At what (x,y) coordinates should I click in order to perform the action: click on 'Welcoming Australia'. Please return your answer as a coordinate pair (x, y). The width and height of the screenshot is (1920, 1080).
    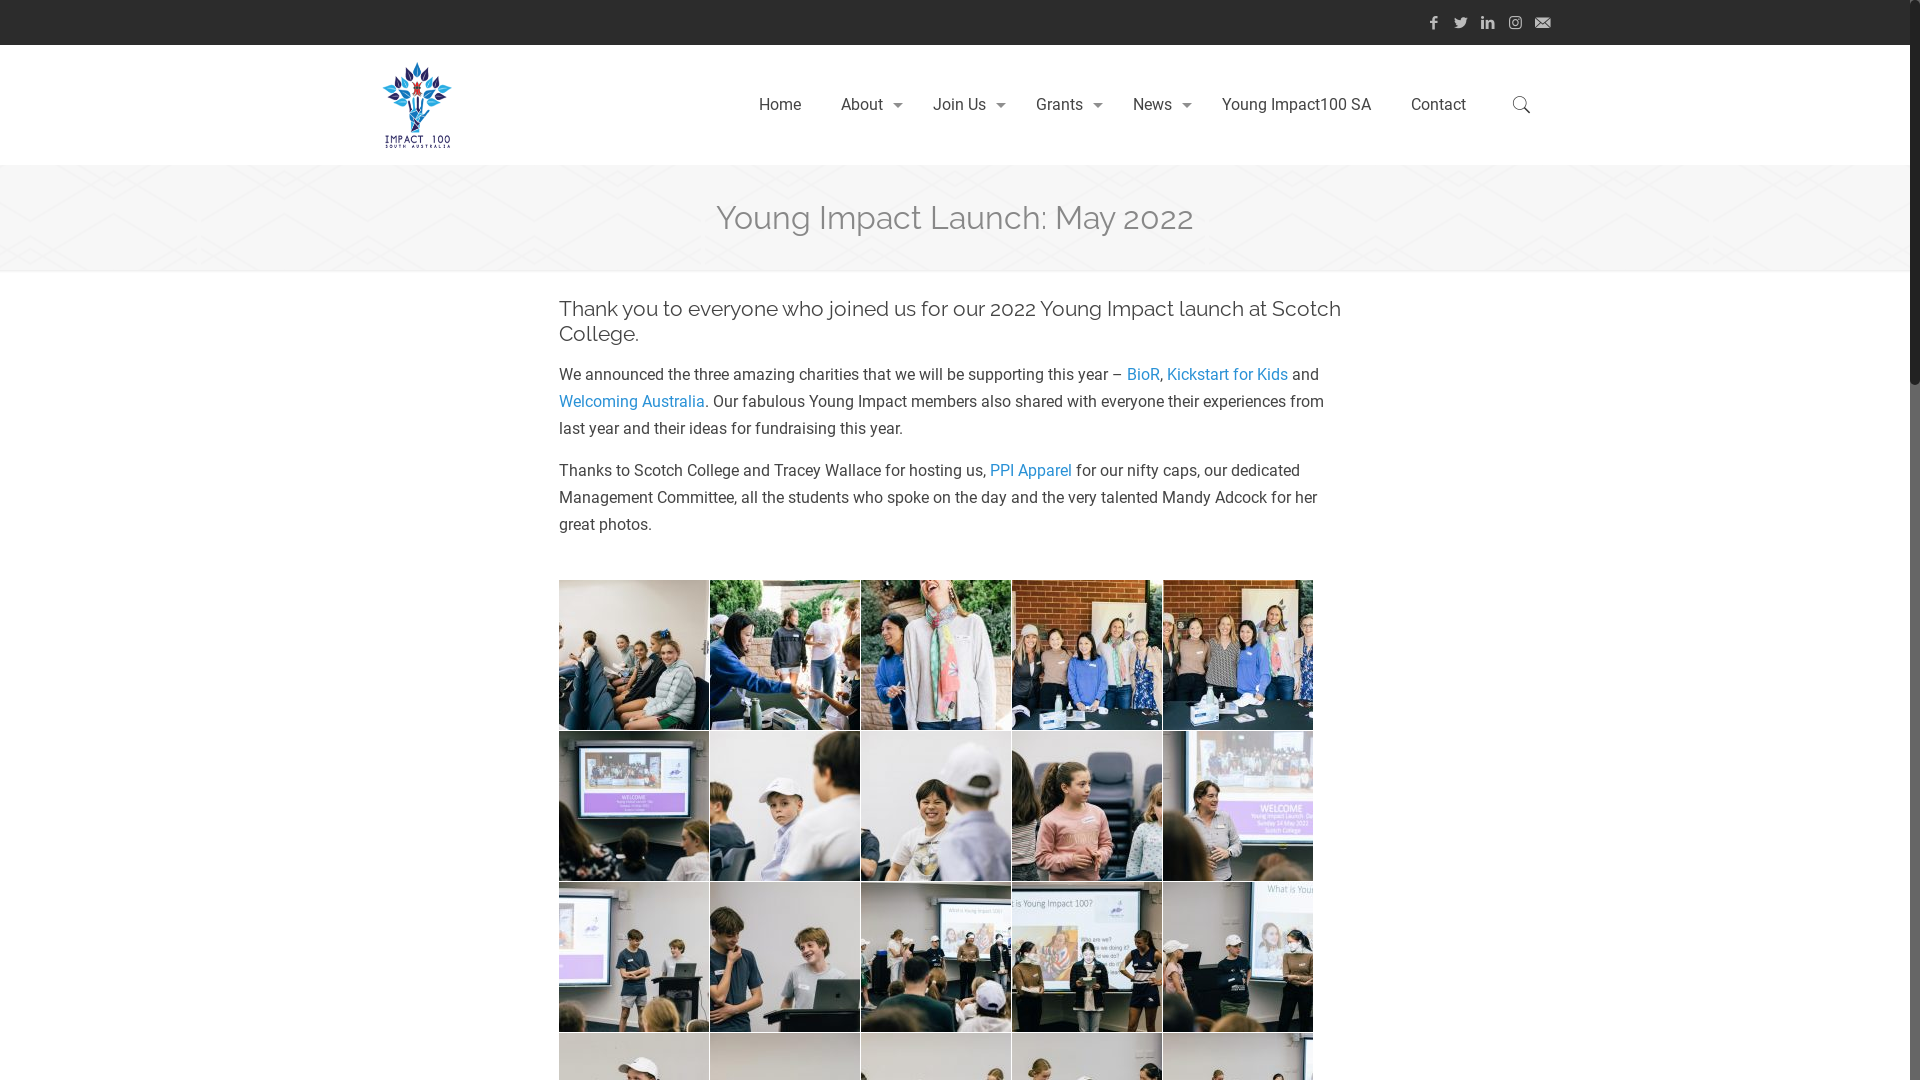
    Looking at the image, I should click on (631, 401).